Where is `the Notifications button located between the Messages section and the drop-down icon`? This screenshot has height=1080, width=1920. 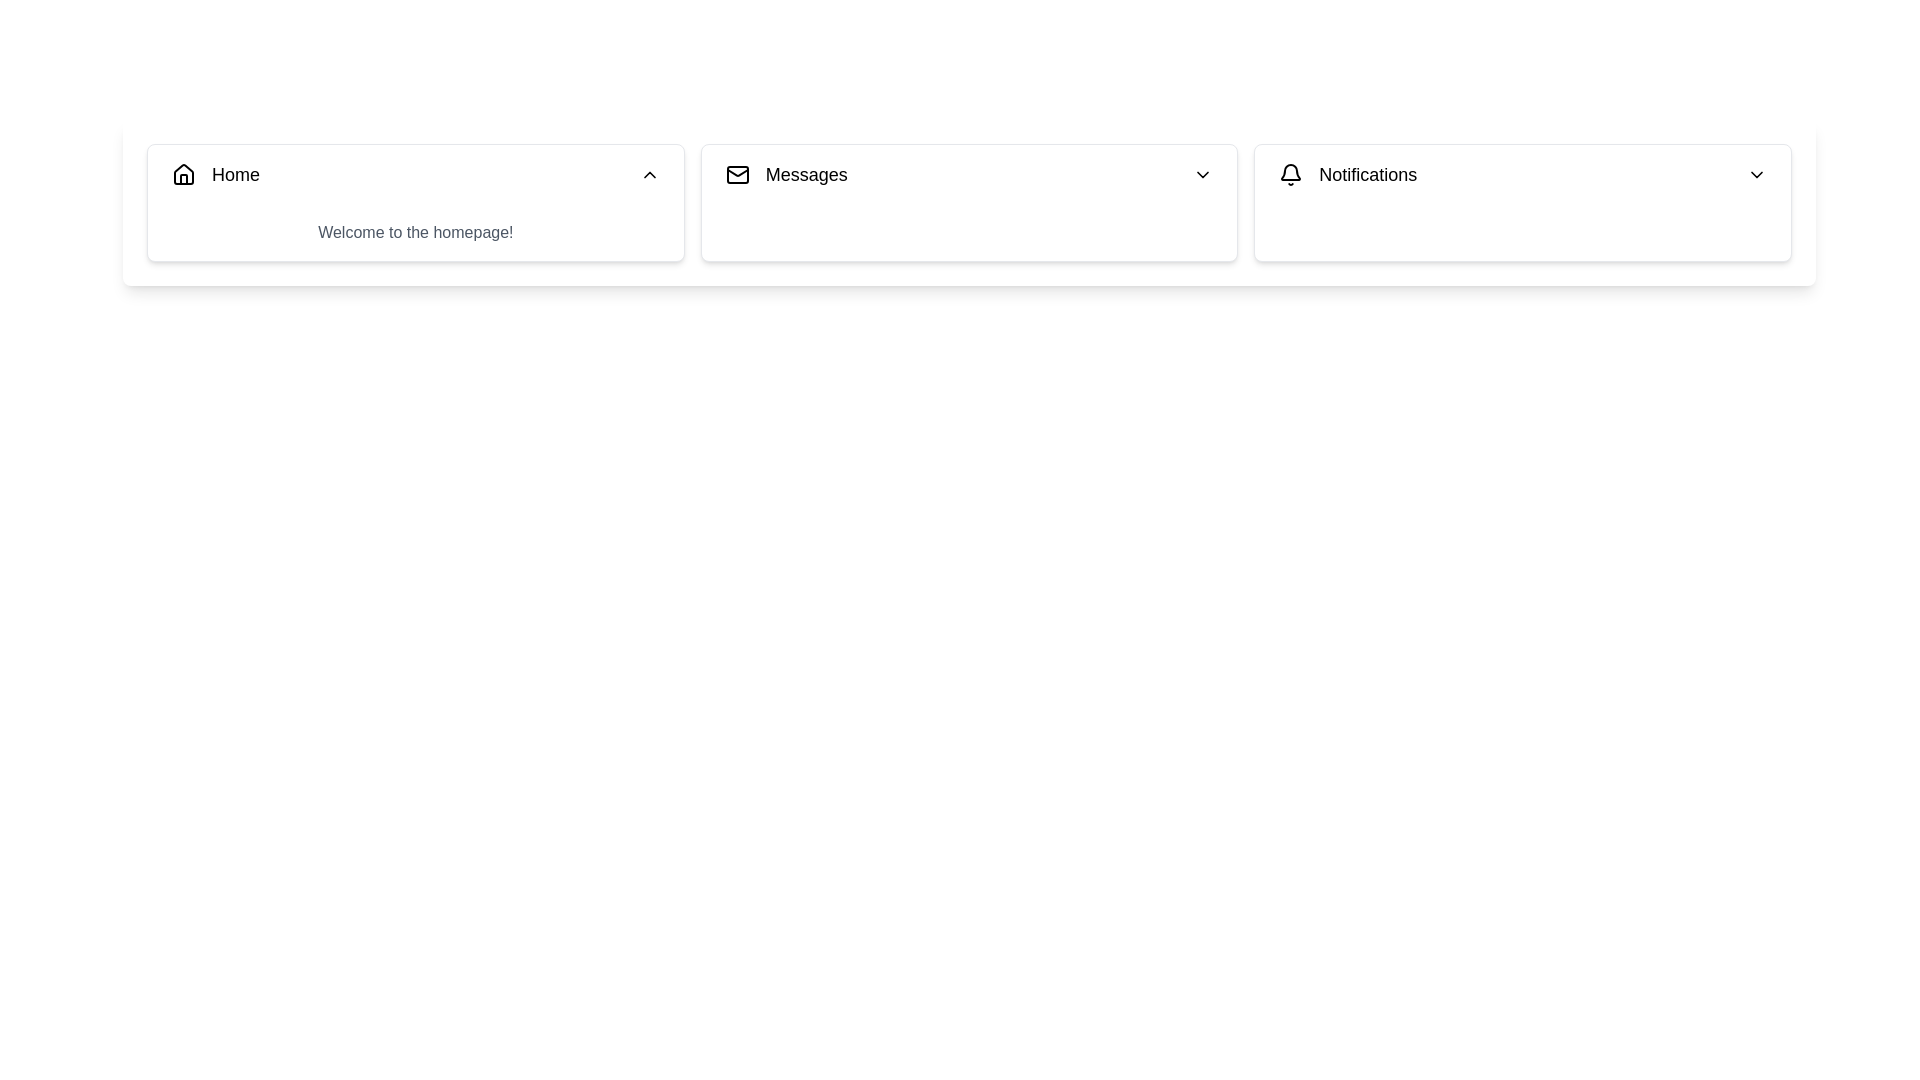
the Notifications button located between the Messages section and the drop-down icon is located at coordinates (1348, 173).